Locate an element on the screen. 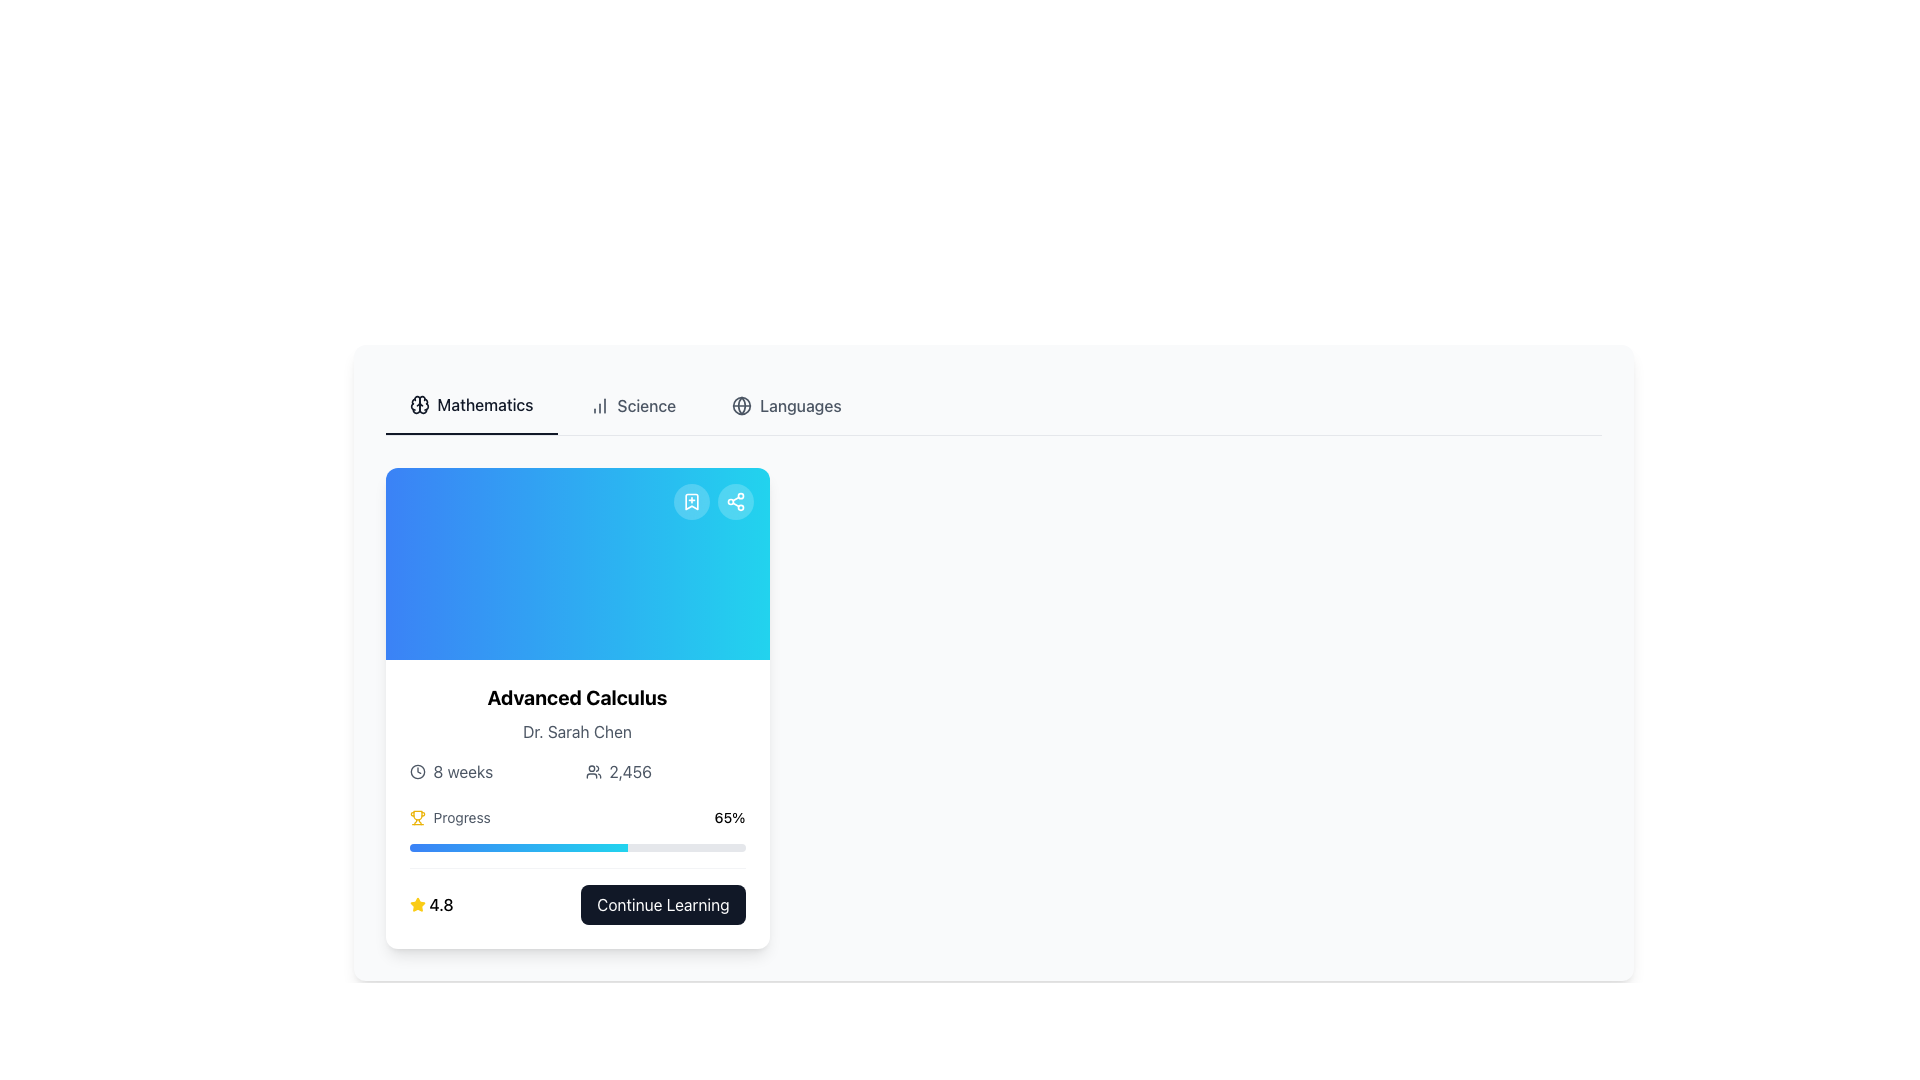 The height and width of the screenshot is (1080, 1920). the 'Mathematics' button, which has a white background, black text, and a brain icon on the left side is located at coordinates (470, 405).